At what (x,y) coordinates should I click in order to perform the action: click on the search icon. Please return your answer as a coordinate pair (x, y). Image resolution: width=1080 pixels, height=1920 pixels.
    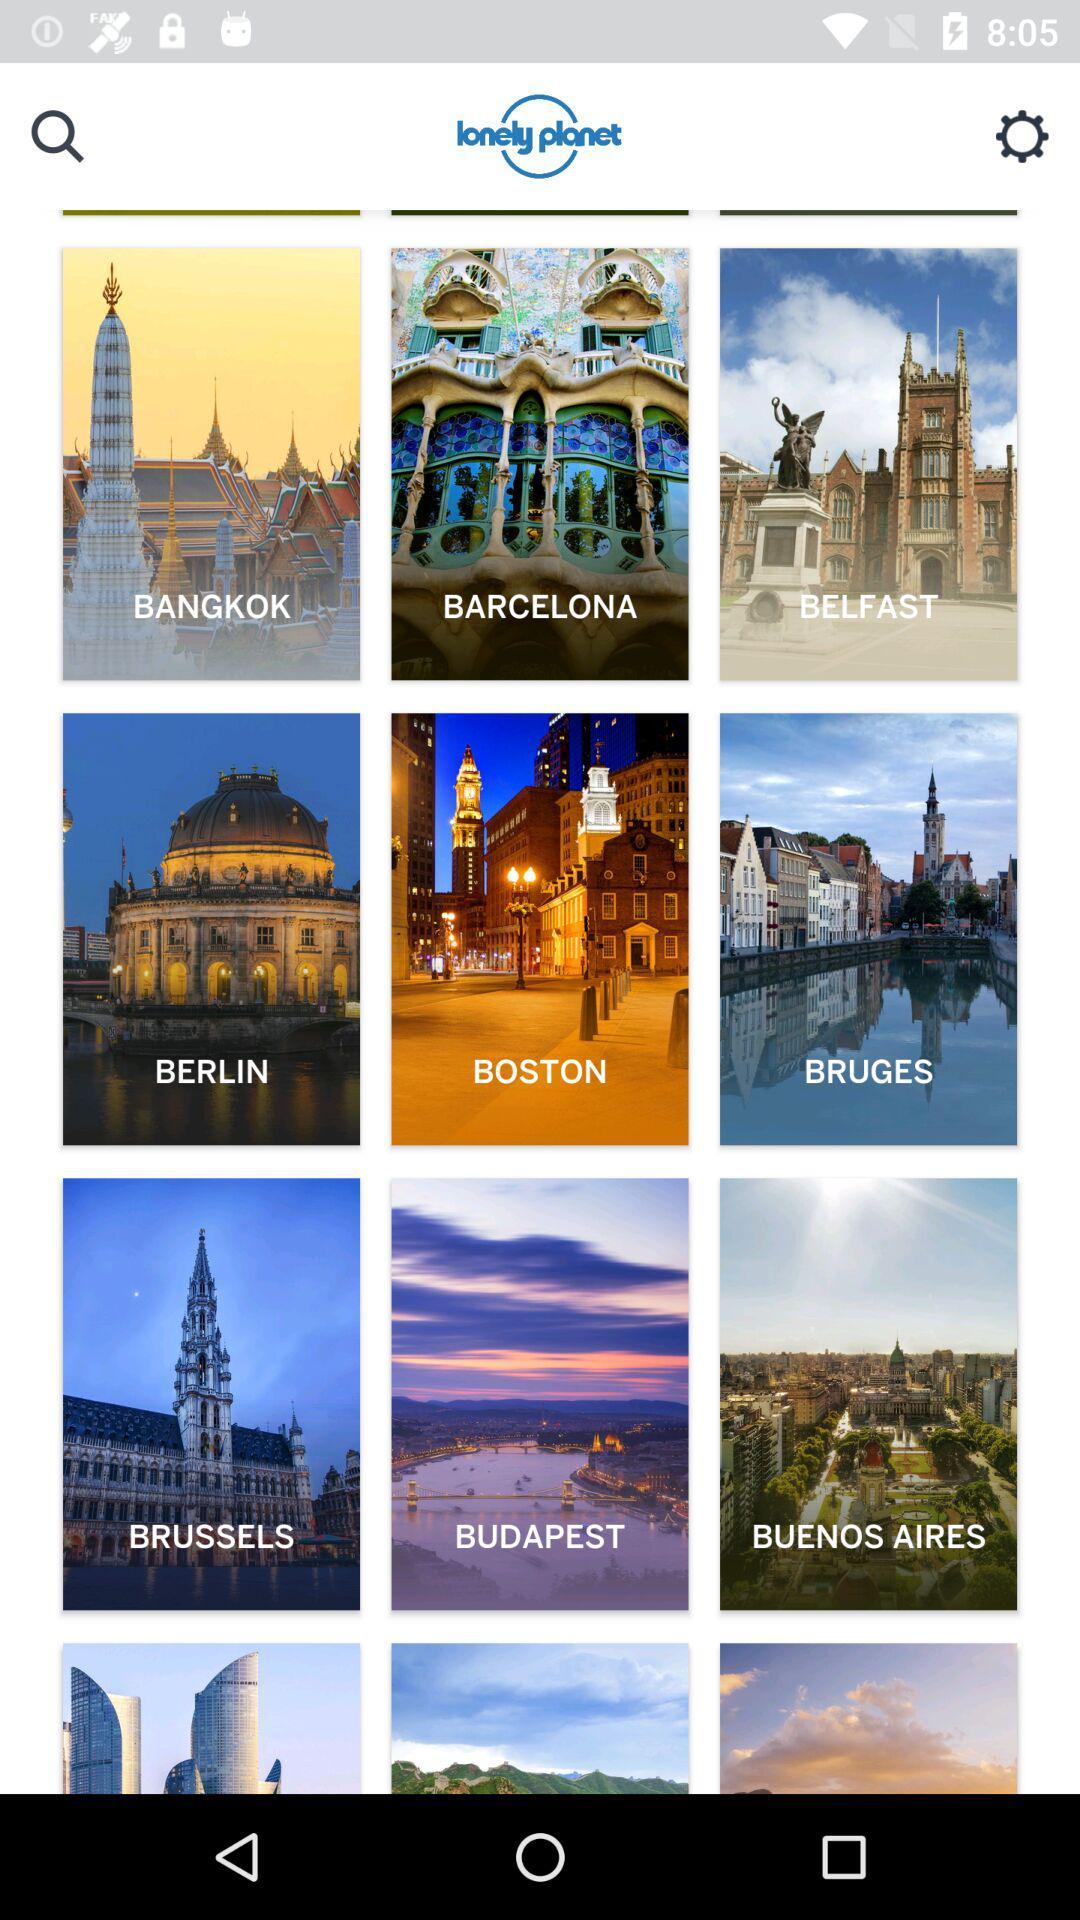
    Looking at the image, I should click on (56, 135).